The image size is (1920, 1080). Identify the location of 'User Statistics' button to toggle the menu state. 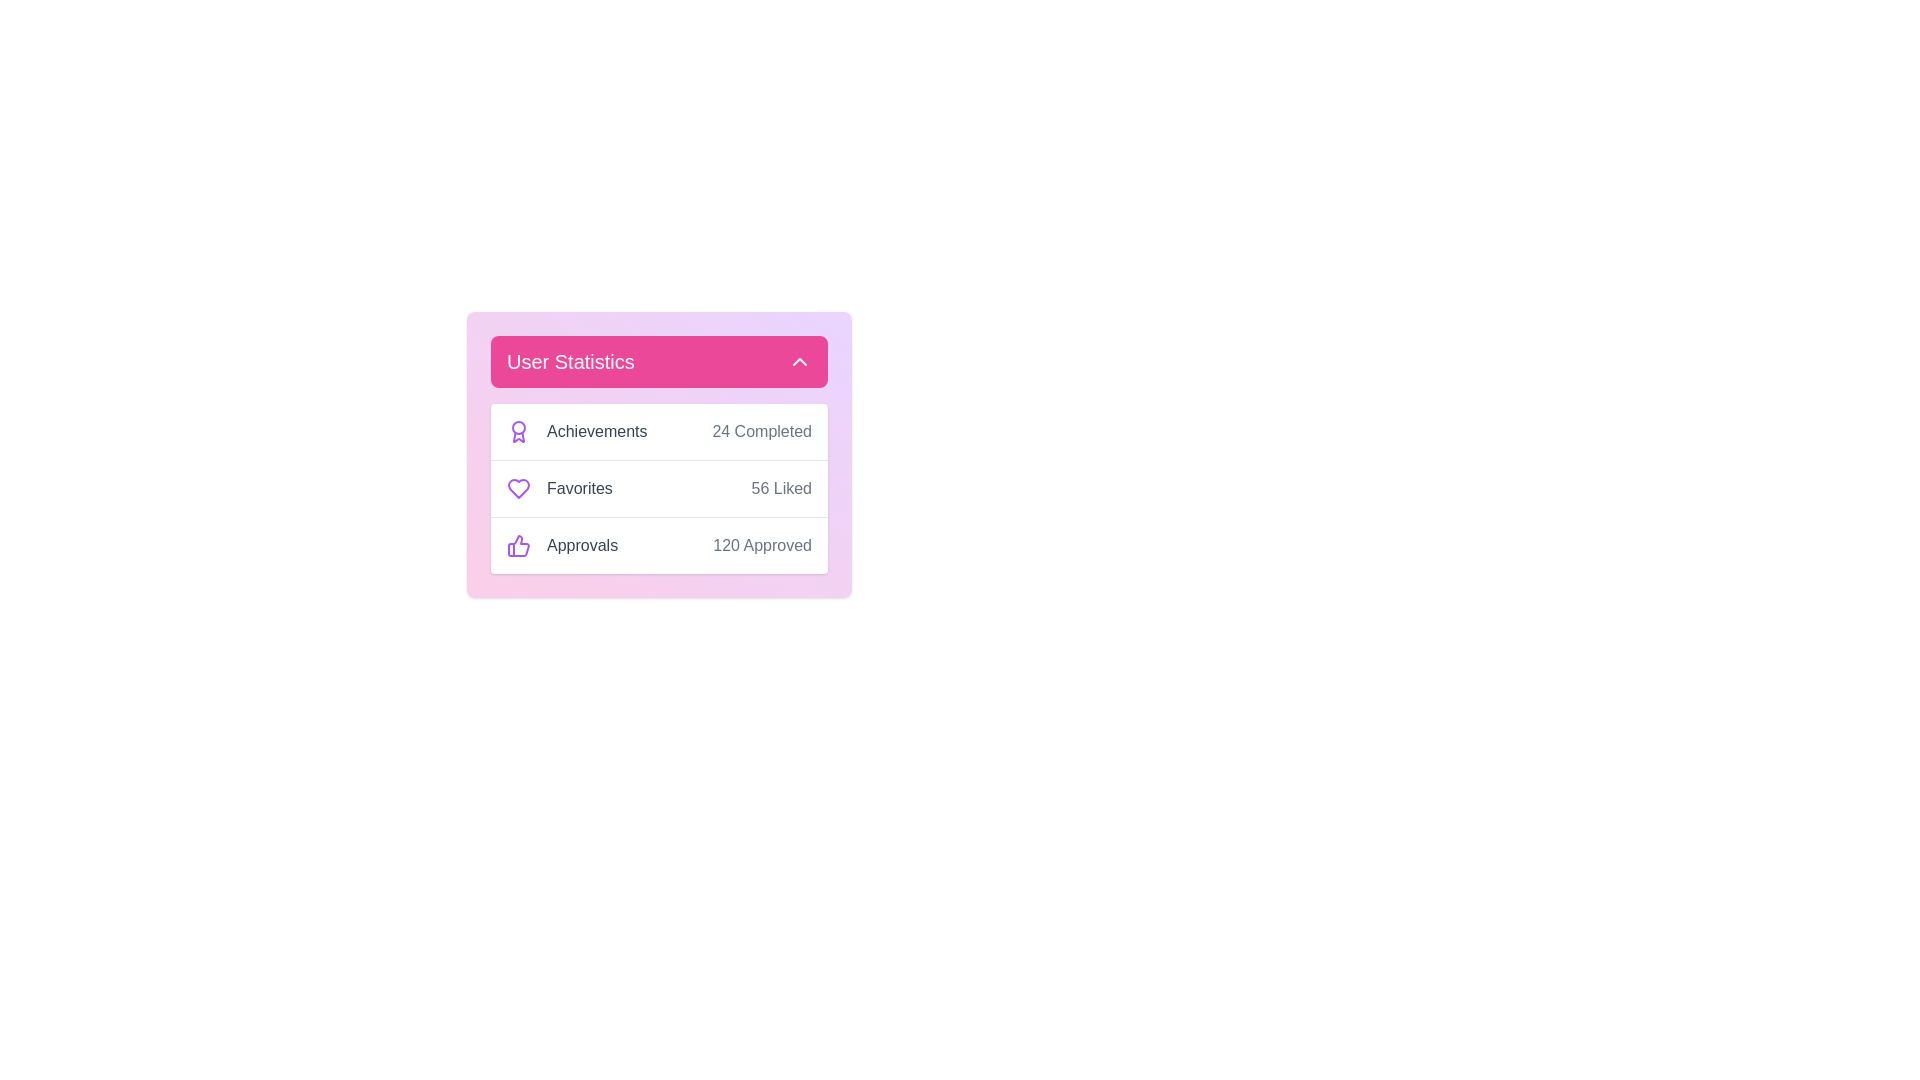
(659, 362).